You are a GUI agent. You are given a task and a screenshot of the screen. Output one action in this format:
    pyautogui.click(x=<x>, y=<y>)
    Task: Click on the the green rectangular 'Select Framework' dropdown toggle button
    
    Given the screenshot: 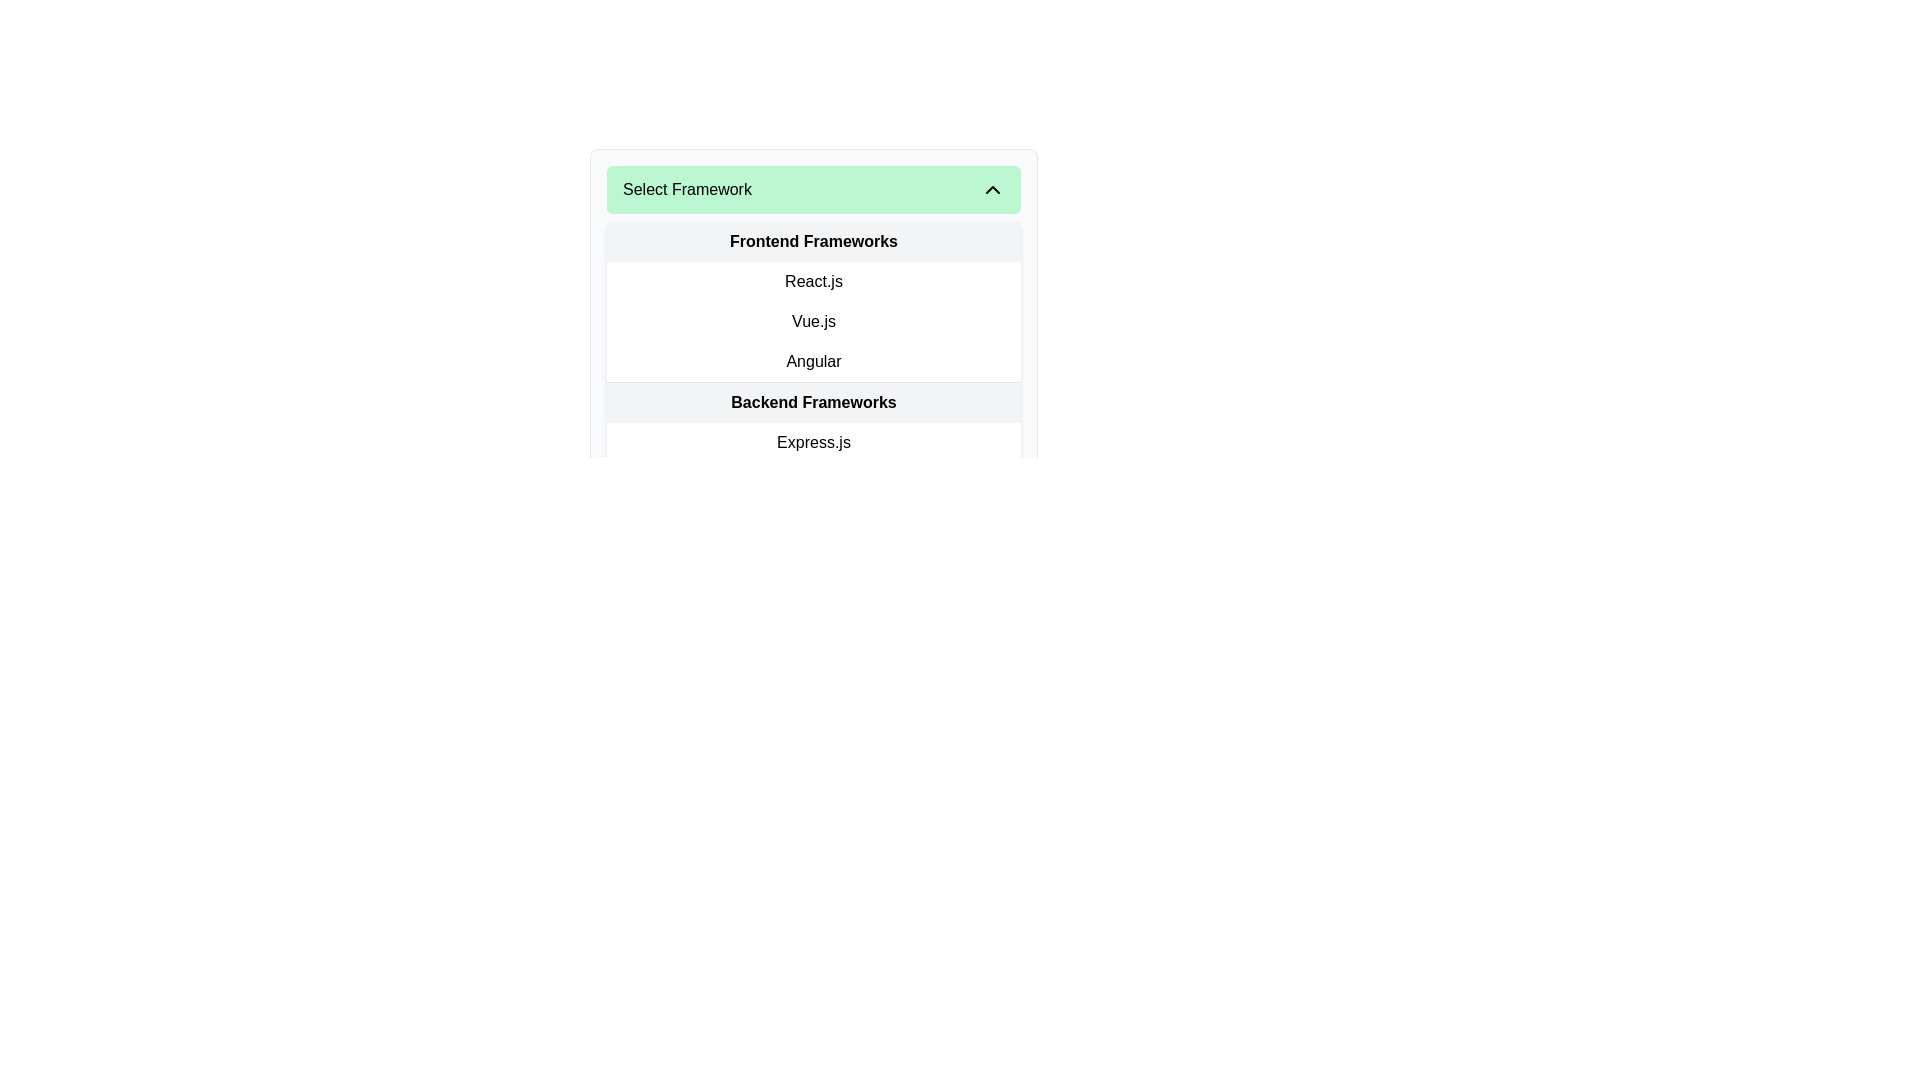 What is the action you would take?
    pyautogui.click(x=814, y=189)
    